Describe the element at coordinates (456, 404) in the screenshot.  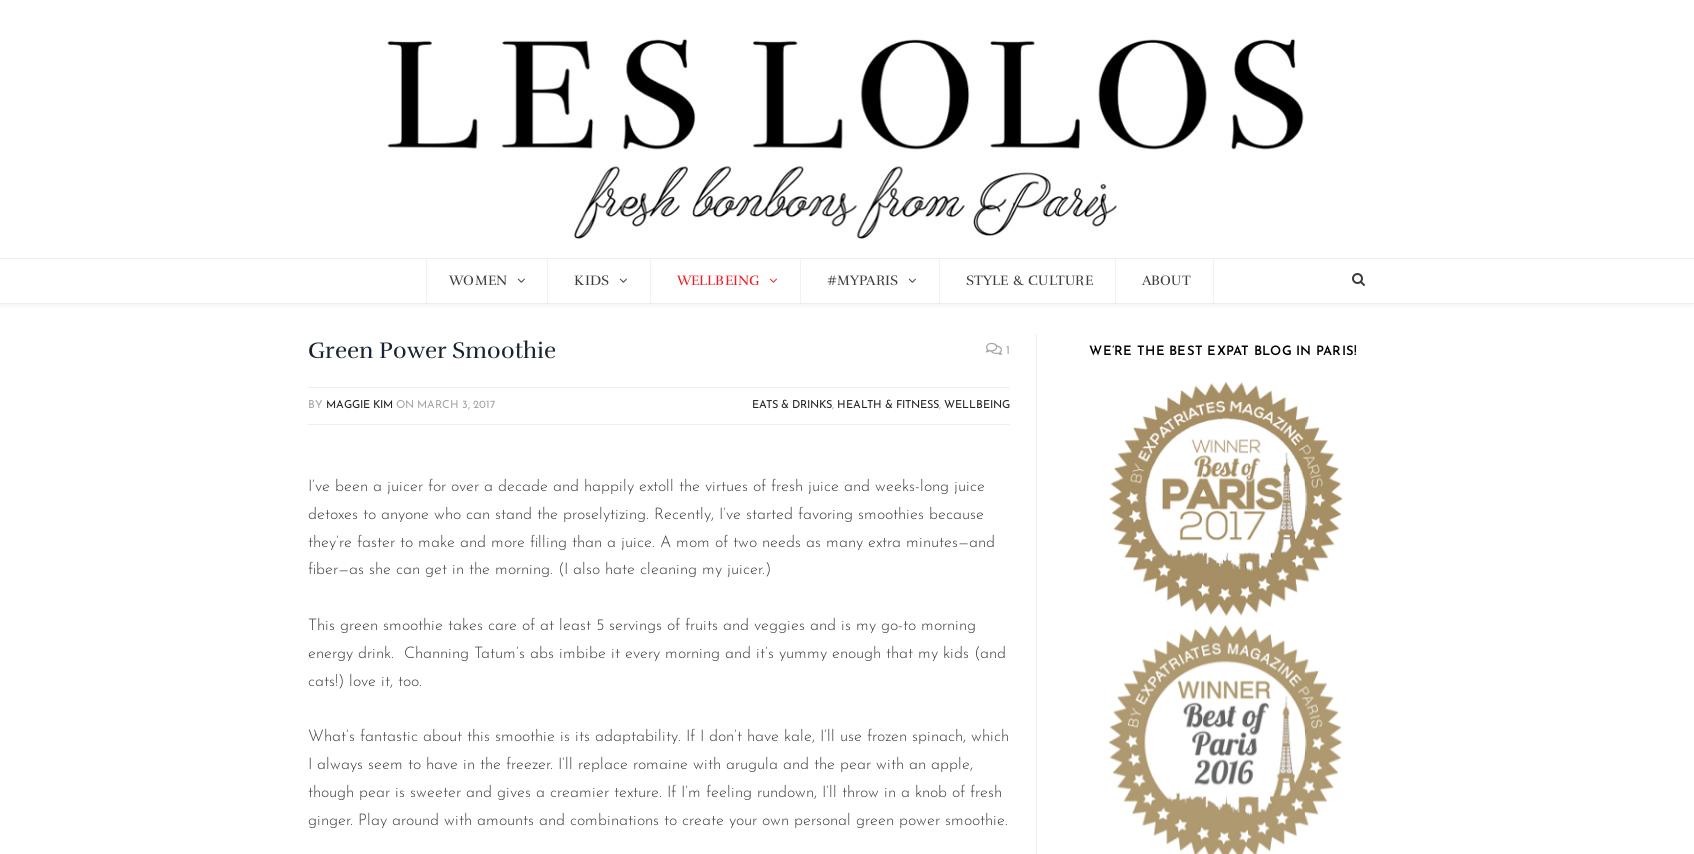
I see `'March 3, 2017'` at that location.